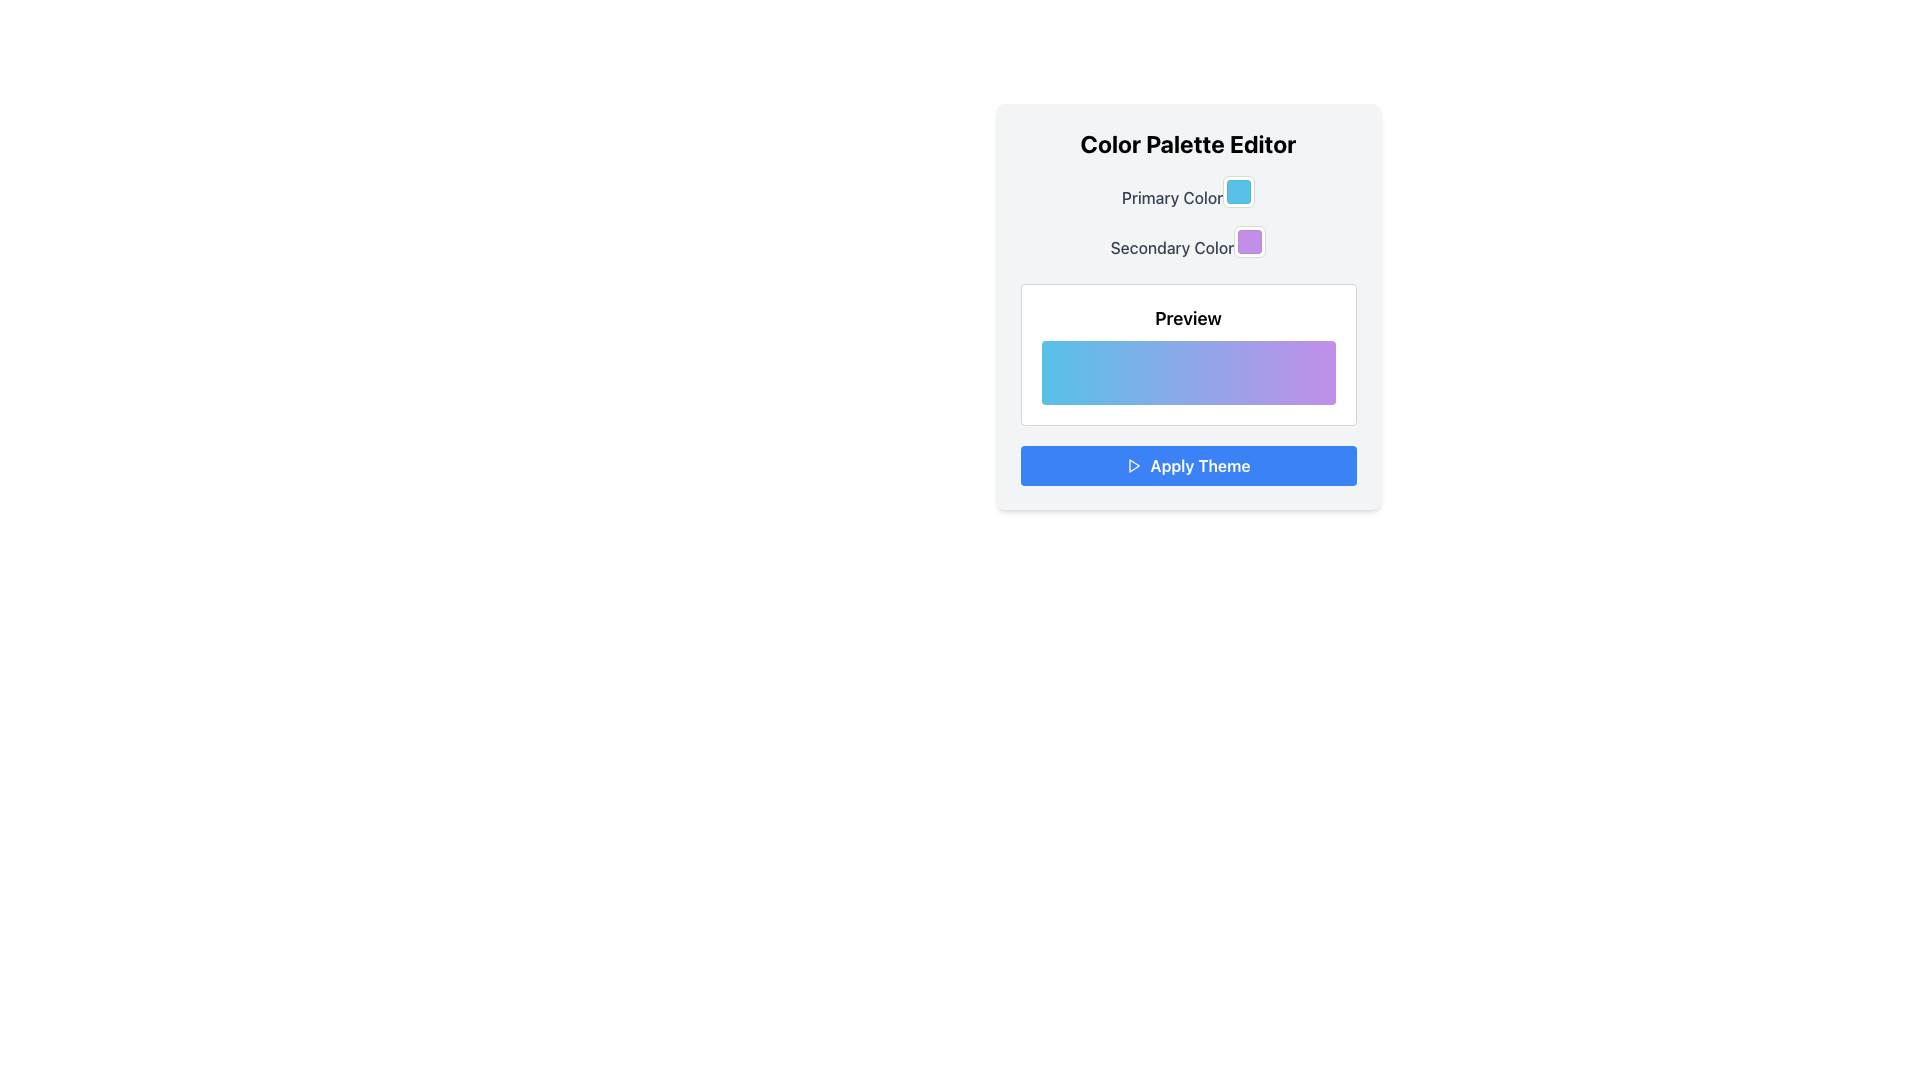 Image resolution: width=1920 pixels, height=1080 pixels. Describe the element at coordinates (1188, 466) in the screenshot. I see `the 'Apply Theme' button located at the bottom of the 'Color Palette Editor' interface` at that location.